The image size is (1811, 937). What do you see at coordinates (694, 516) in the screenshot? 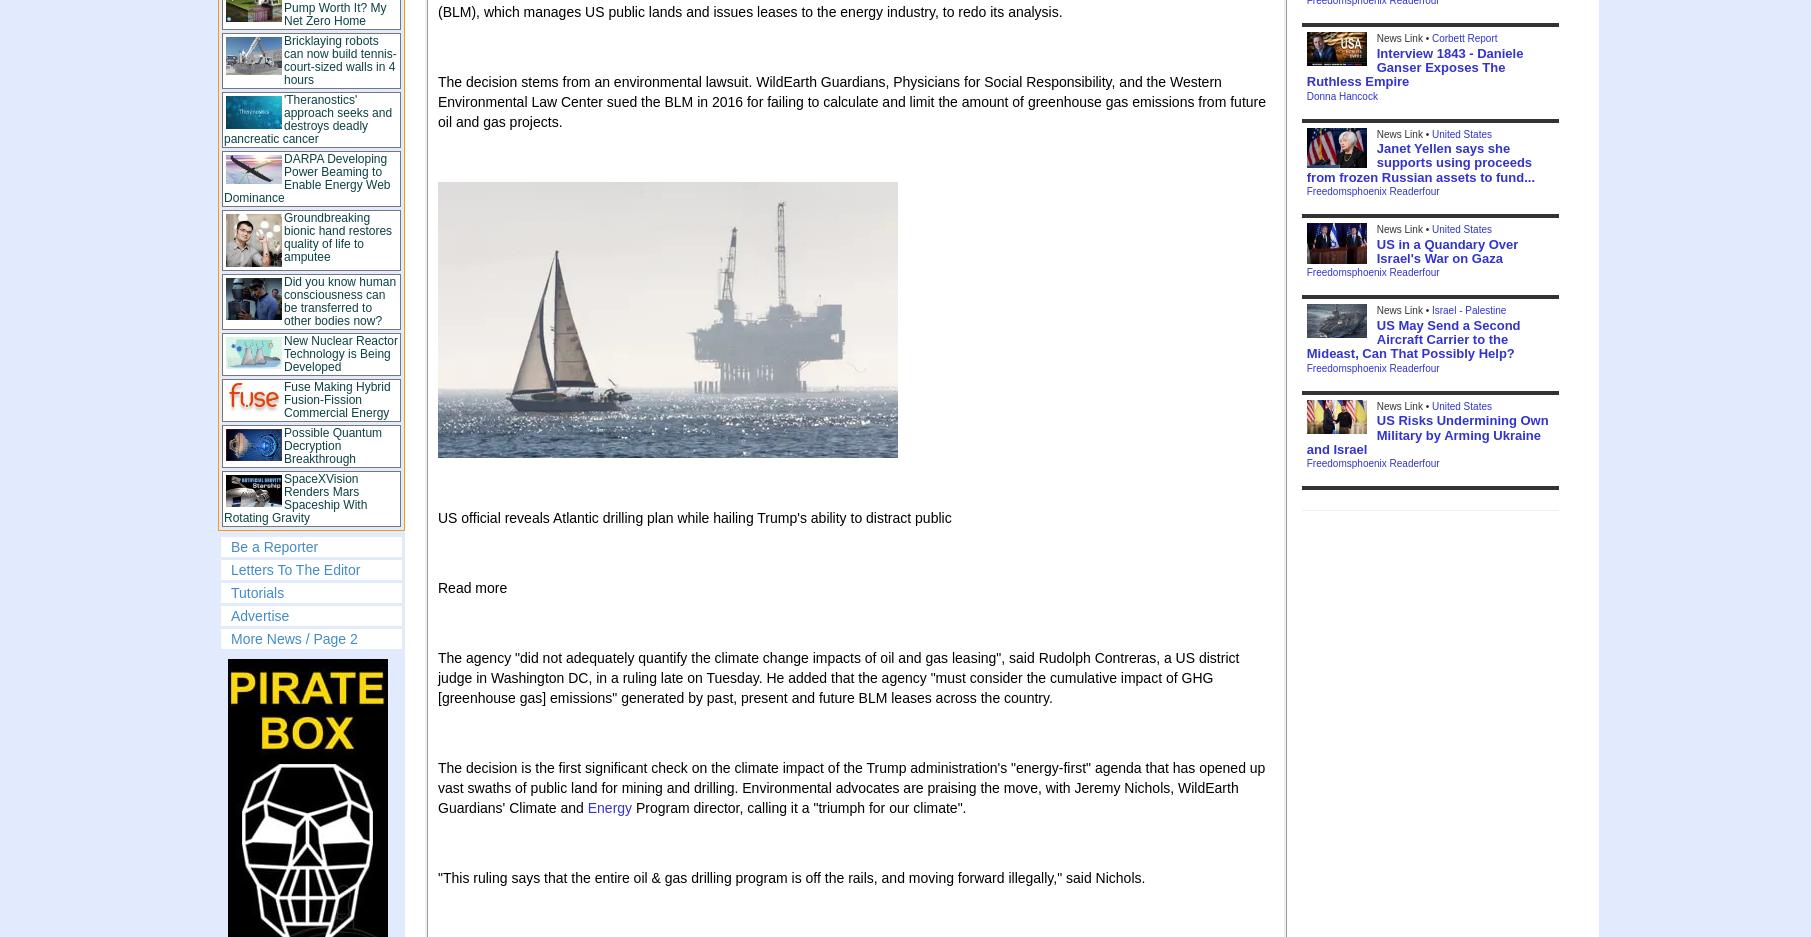
I see `'US official reveals Atlantic drilling plan while hailing Trump's ability to distract public'` at bounding box center [694, 516].